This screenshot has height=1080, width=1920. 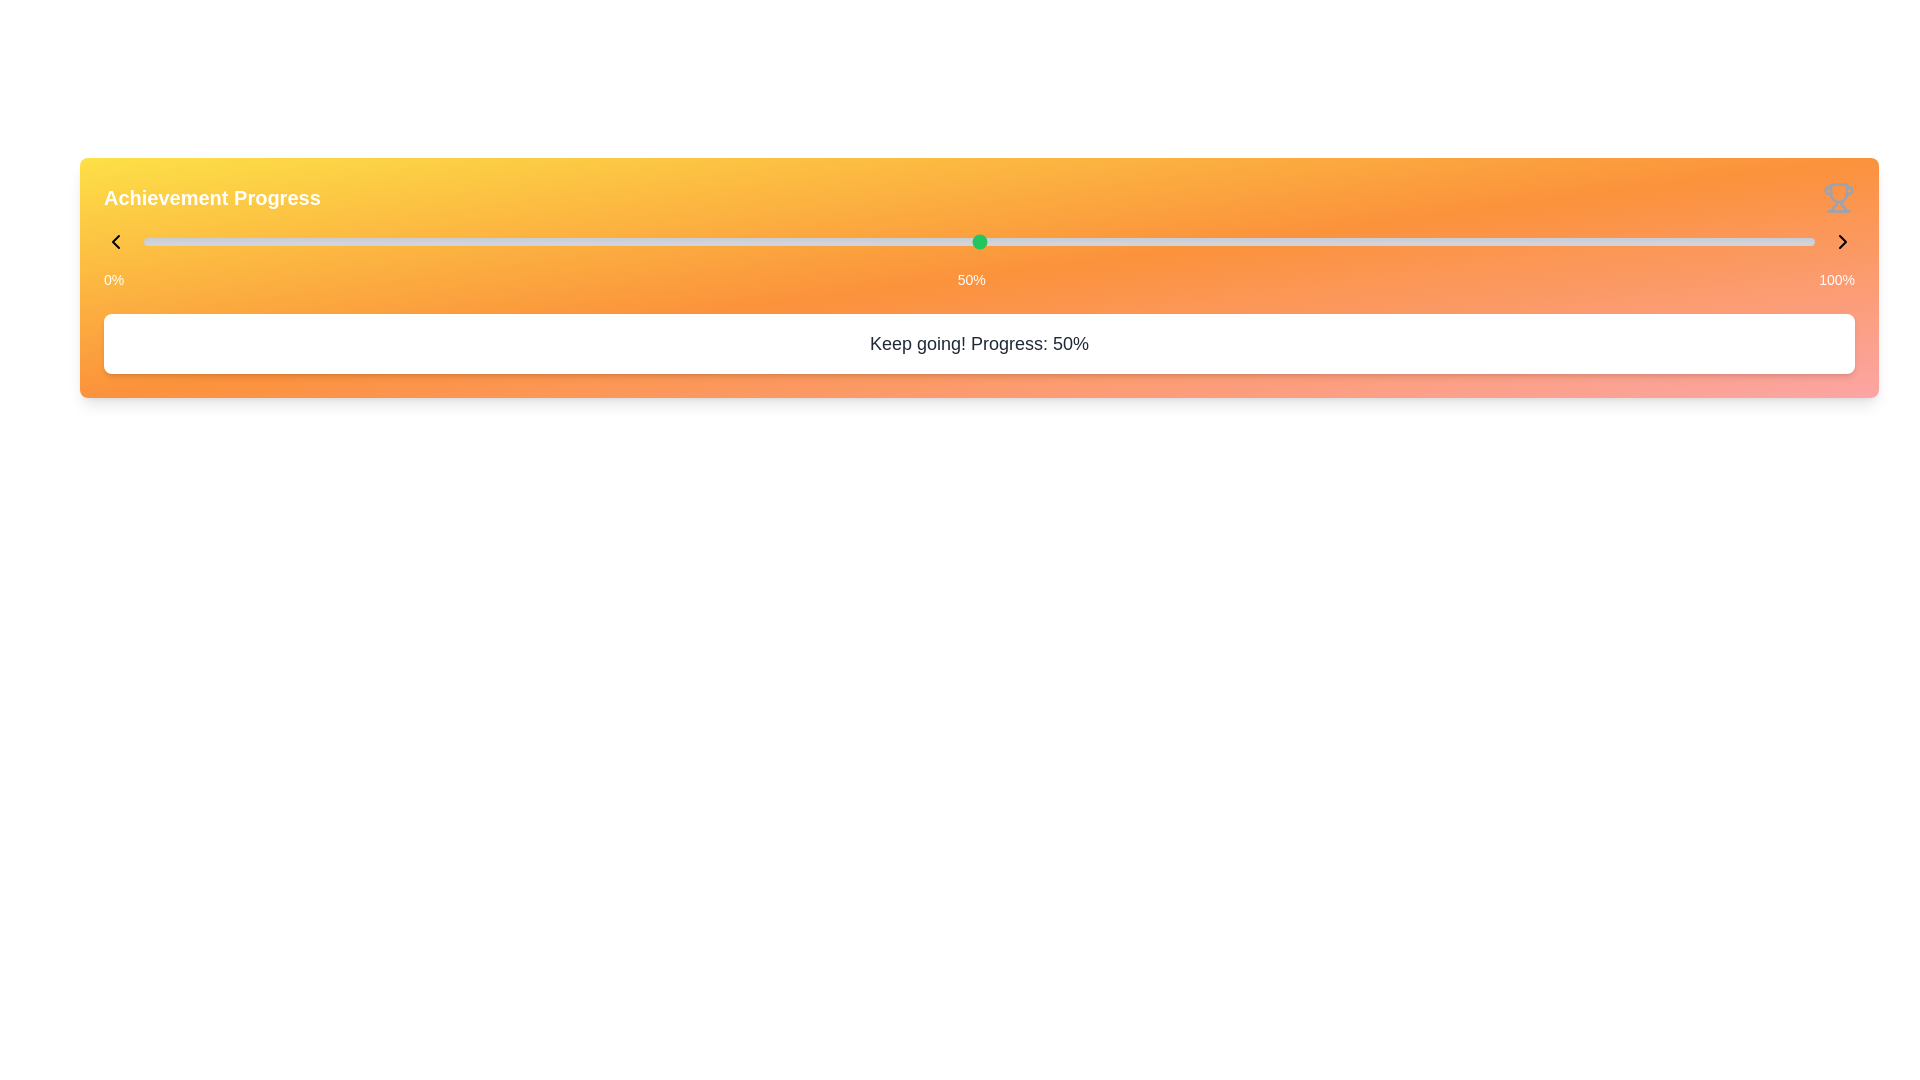 What do you see at coordinates (1842, 241) in the screenshot?
I see `the chevron or arrow icon located at the far right end of the progress bar, which indicates navigation or progression functionality` at bounding box center [1842, 241].